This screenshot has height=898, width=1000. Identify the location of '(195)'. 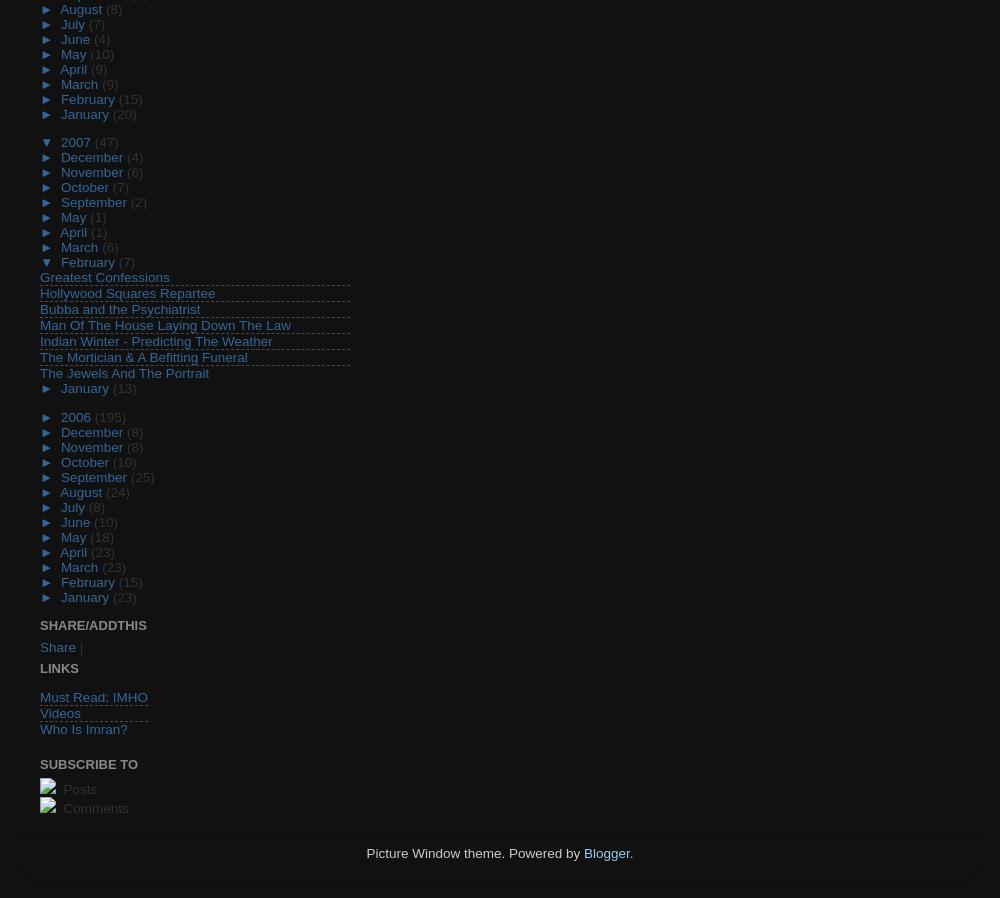
(109, 416).